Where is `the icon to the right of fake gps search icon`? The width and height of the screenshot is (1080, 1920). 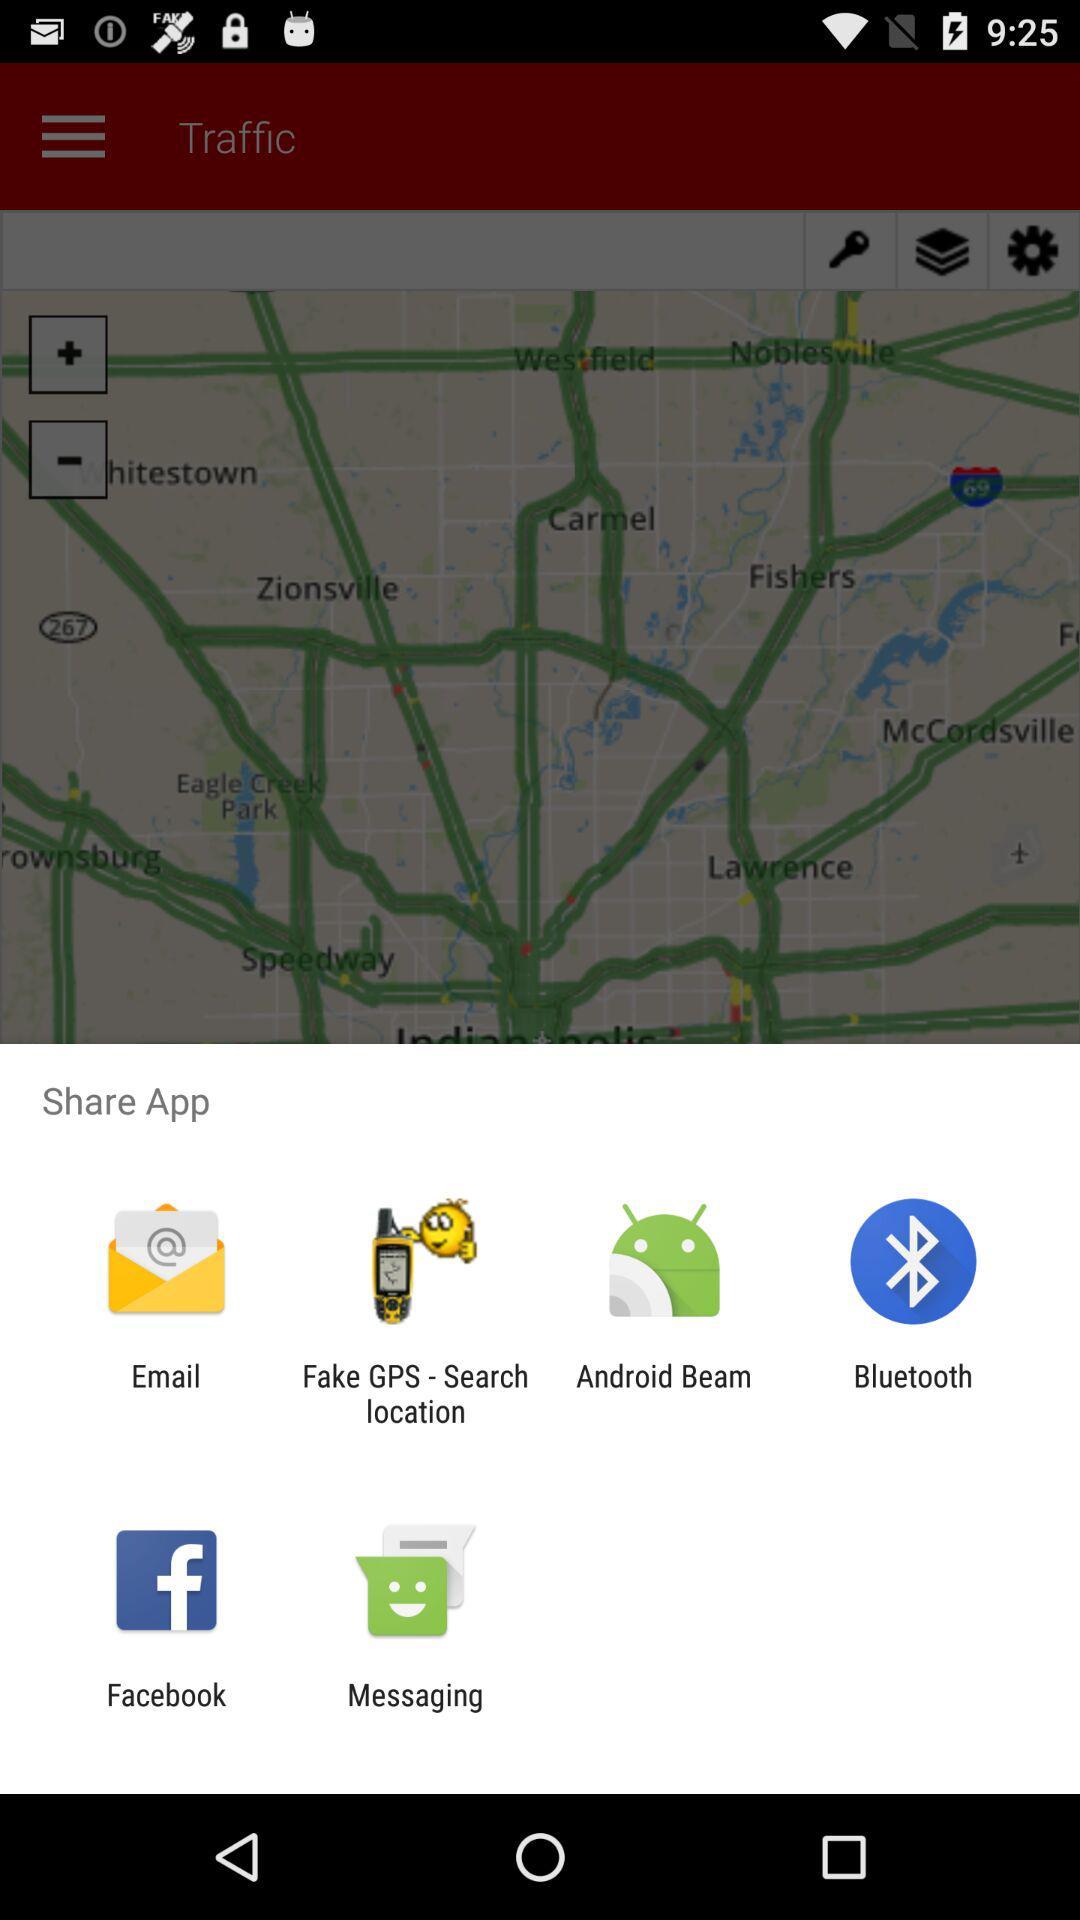
the icon to the right of fake gps search icon is located at coordinates (664, 1392).